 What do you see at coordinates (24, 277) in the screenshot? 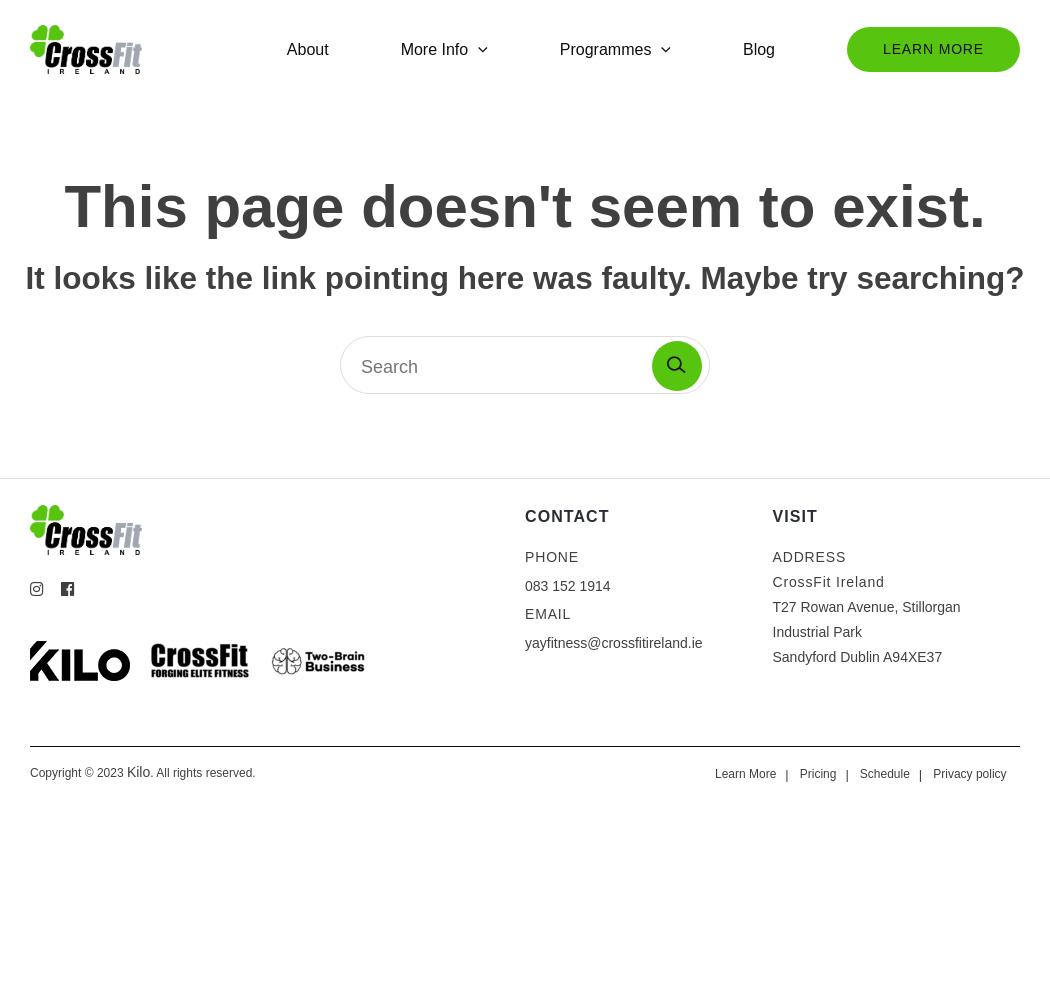
I see `'It looks like the link pointing here was faulty. Maybe try searching?'` at bounding box center [24, 277].